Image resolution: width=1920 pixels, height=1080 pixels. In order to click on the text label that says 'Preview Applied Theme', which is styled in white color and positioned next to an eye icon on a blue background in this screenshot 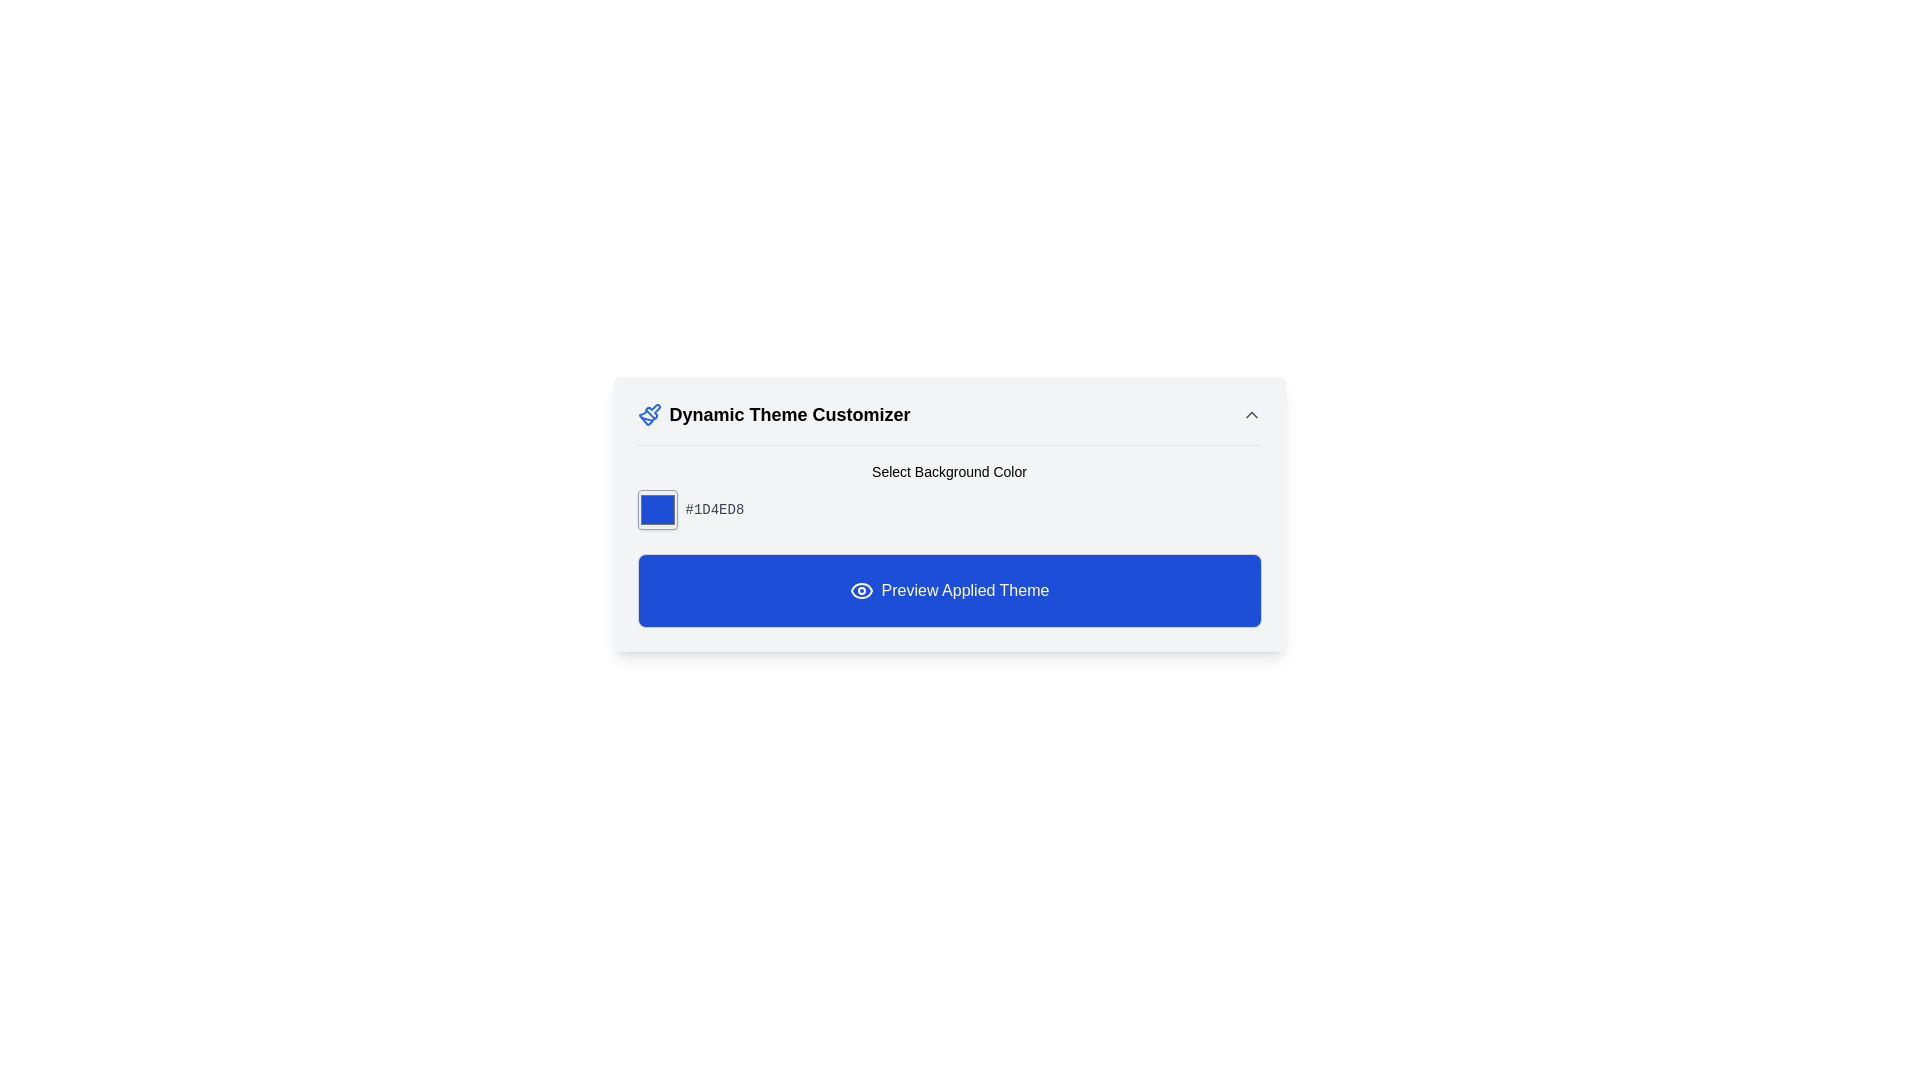, I will do `click(965, 589)`.